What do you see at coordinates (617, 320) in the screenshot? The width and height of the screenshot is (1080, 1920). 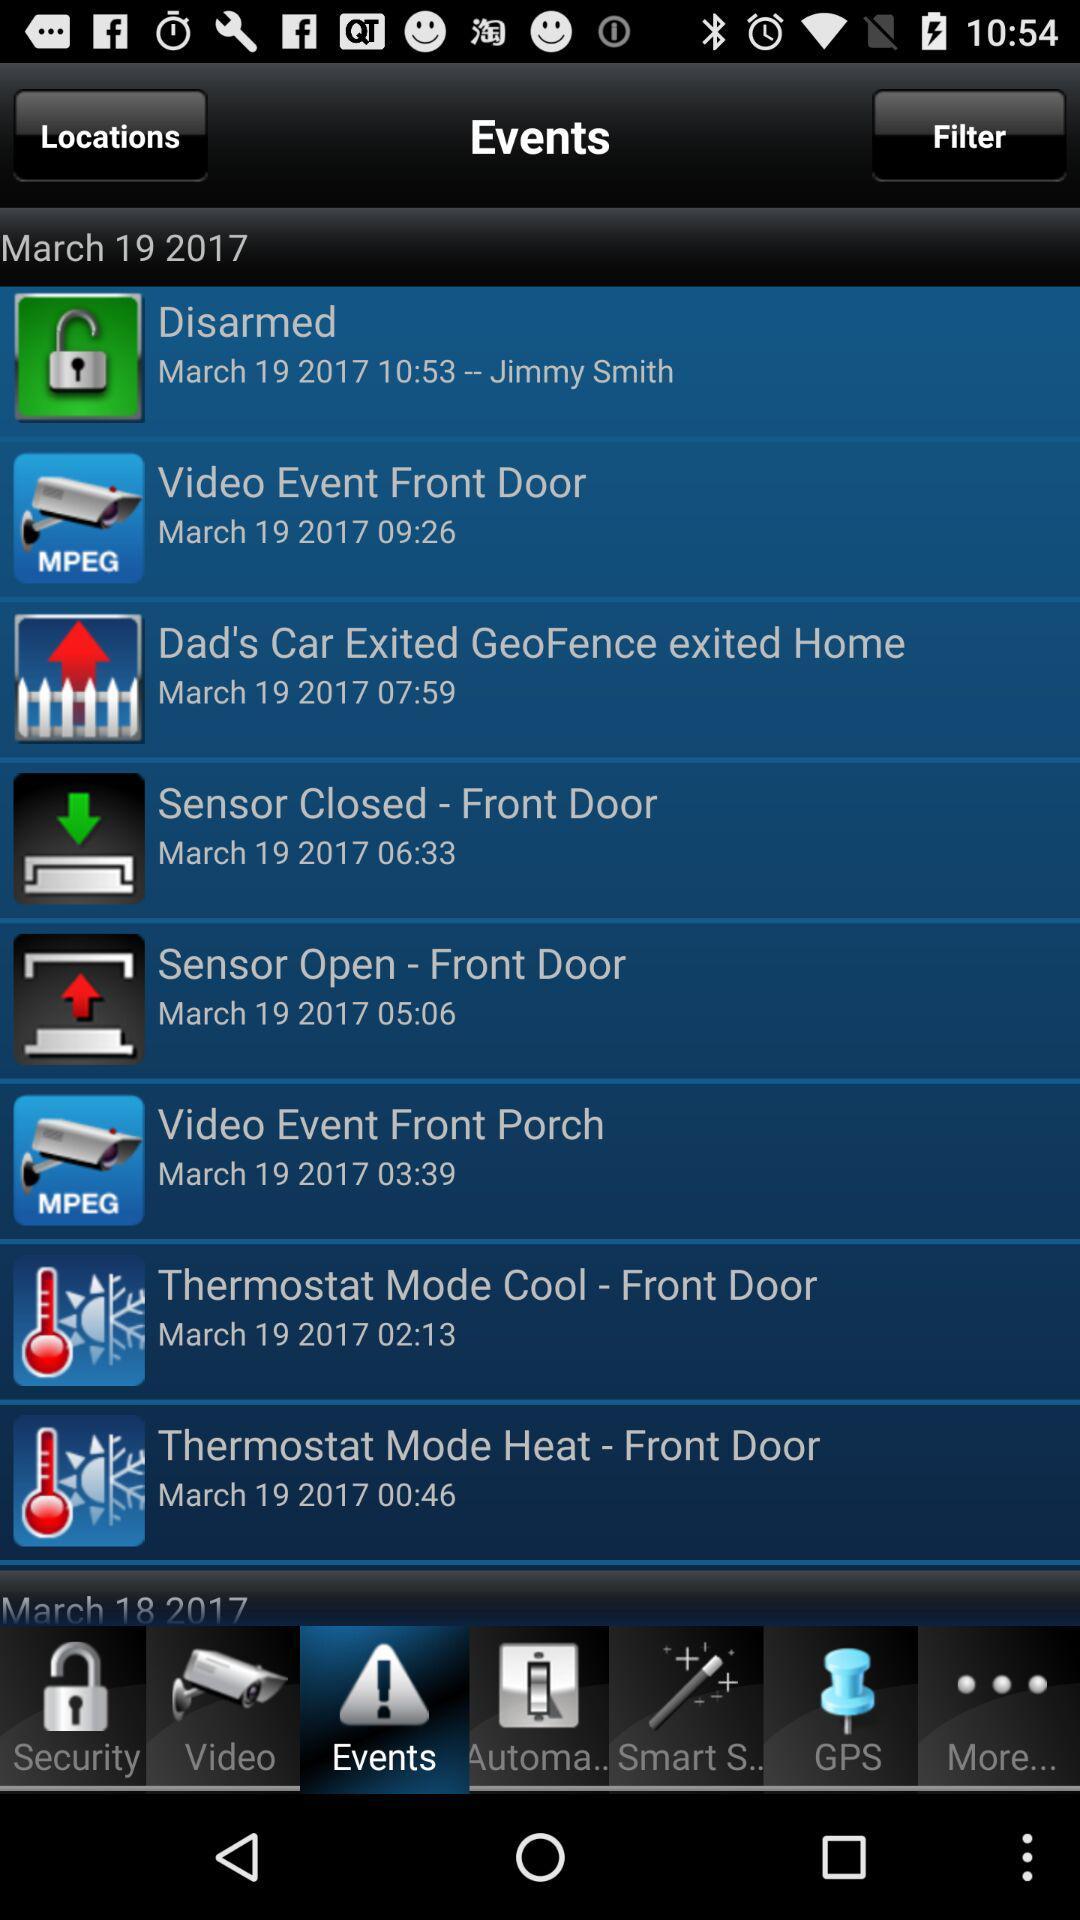 I see `the disarmed app` at bounding box center [617, 320].